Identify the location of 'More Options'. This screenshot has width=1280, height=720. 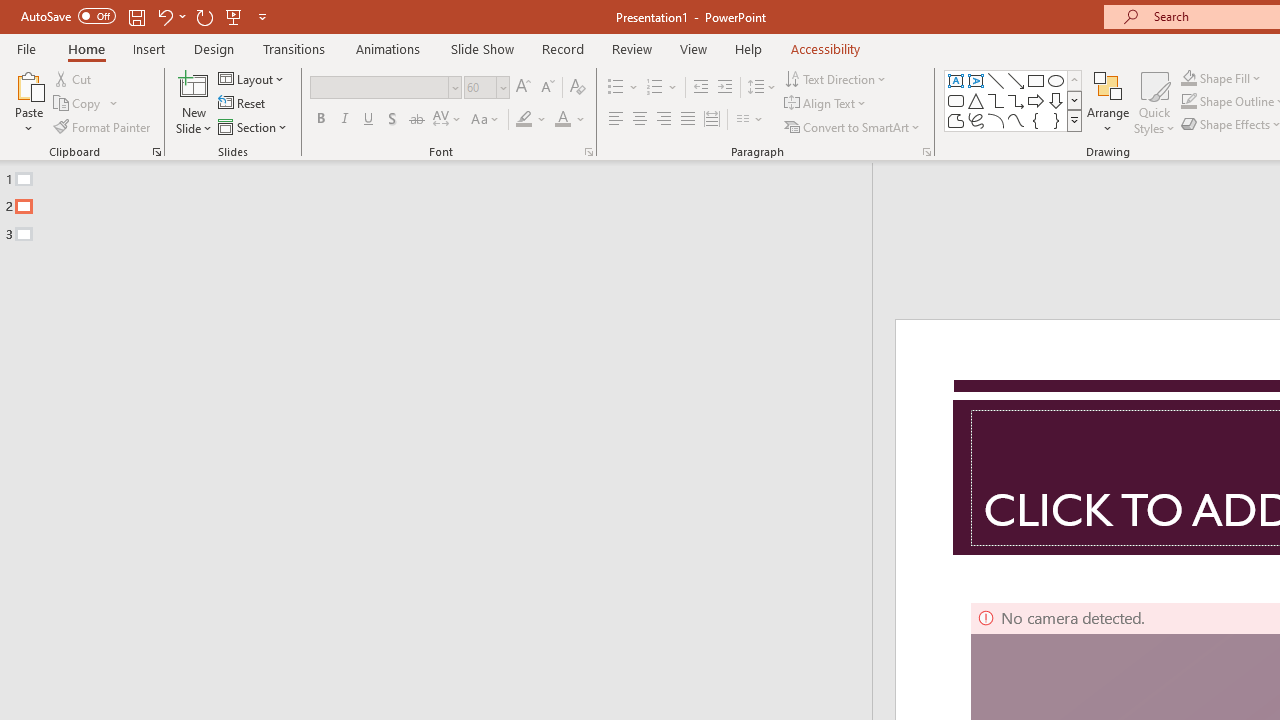
(1232, 77).